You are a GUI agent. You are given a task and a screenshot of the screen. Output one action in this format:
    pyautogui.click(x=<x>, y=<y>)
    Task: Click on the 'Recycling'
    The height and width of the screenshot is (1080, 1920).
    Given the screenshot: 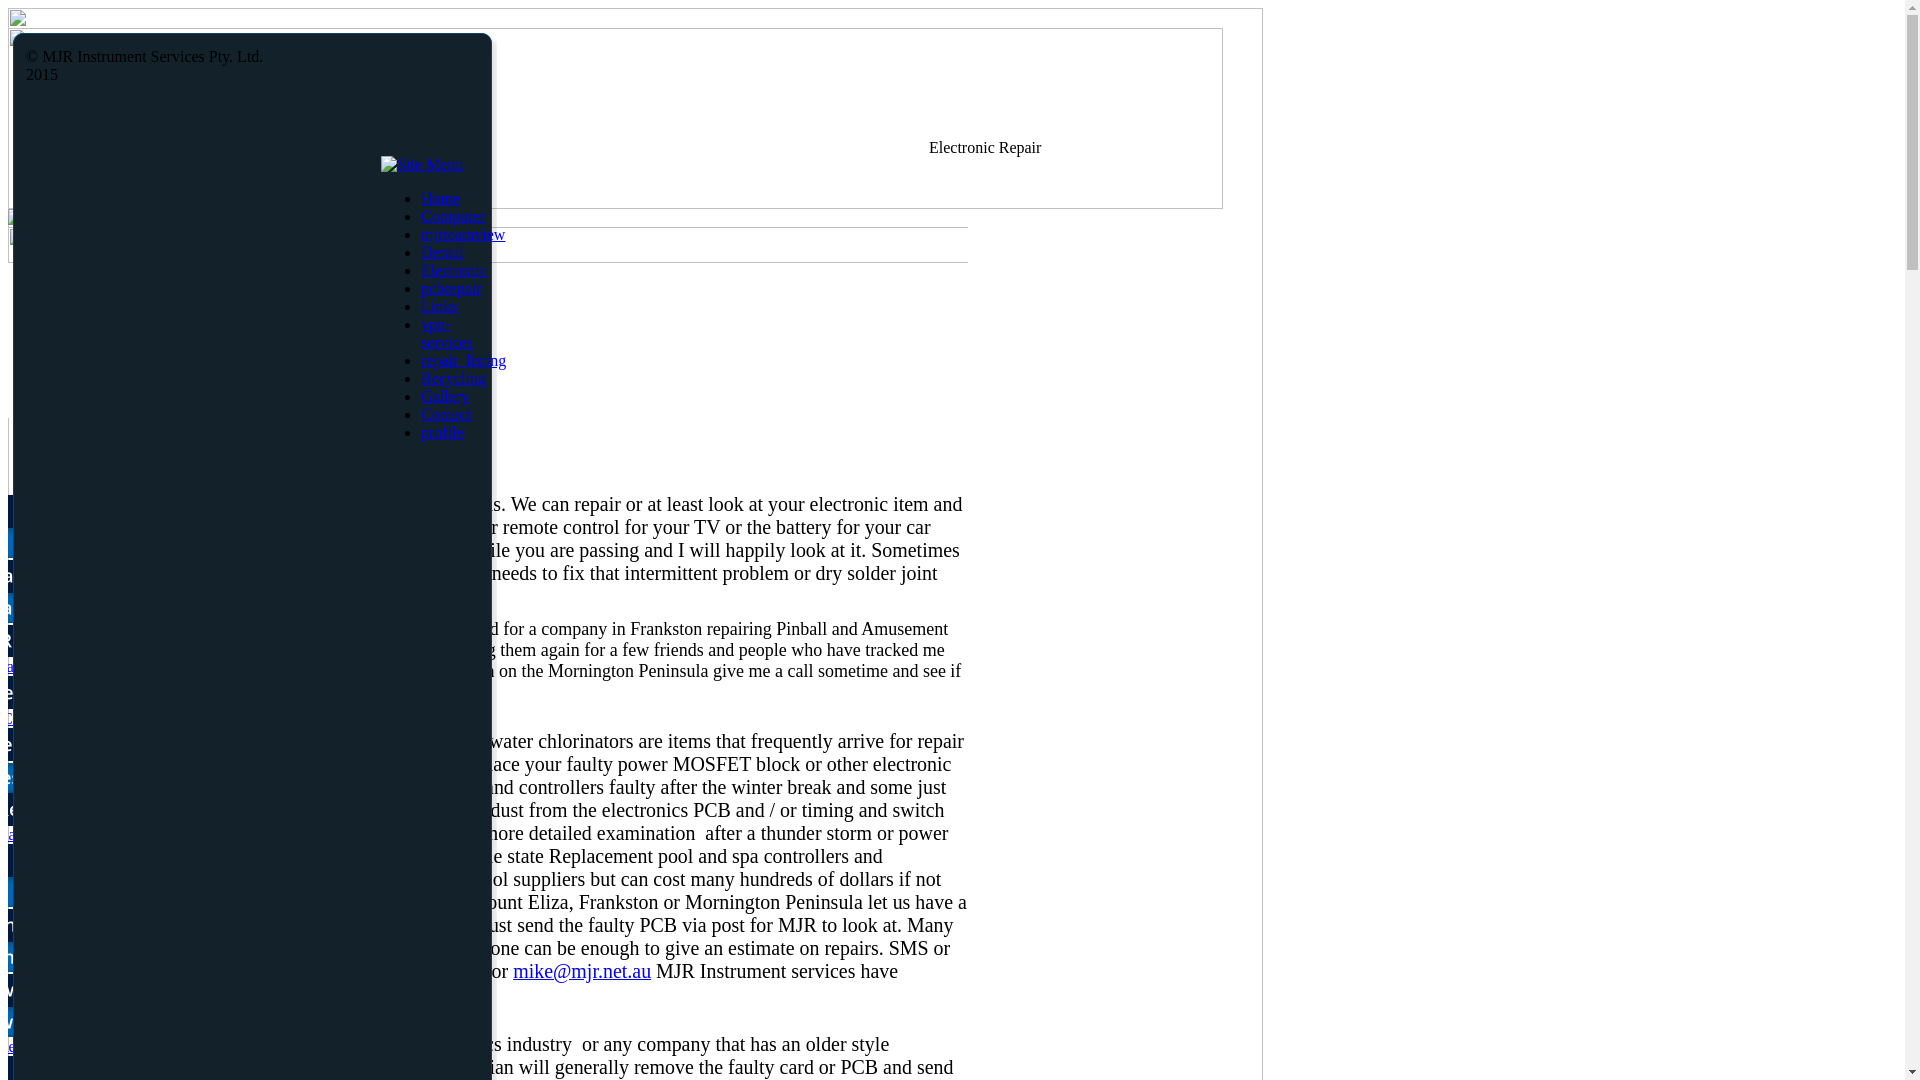 What is the action you would take?
    pyautogui.click(x=452, y=378)
    